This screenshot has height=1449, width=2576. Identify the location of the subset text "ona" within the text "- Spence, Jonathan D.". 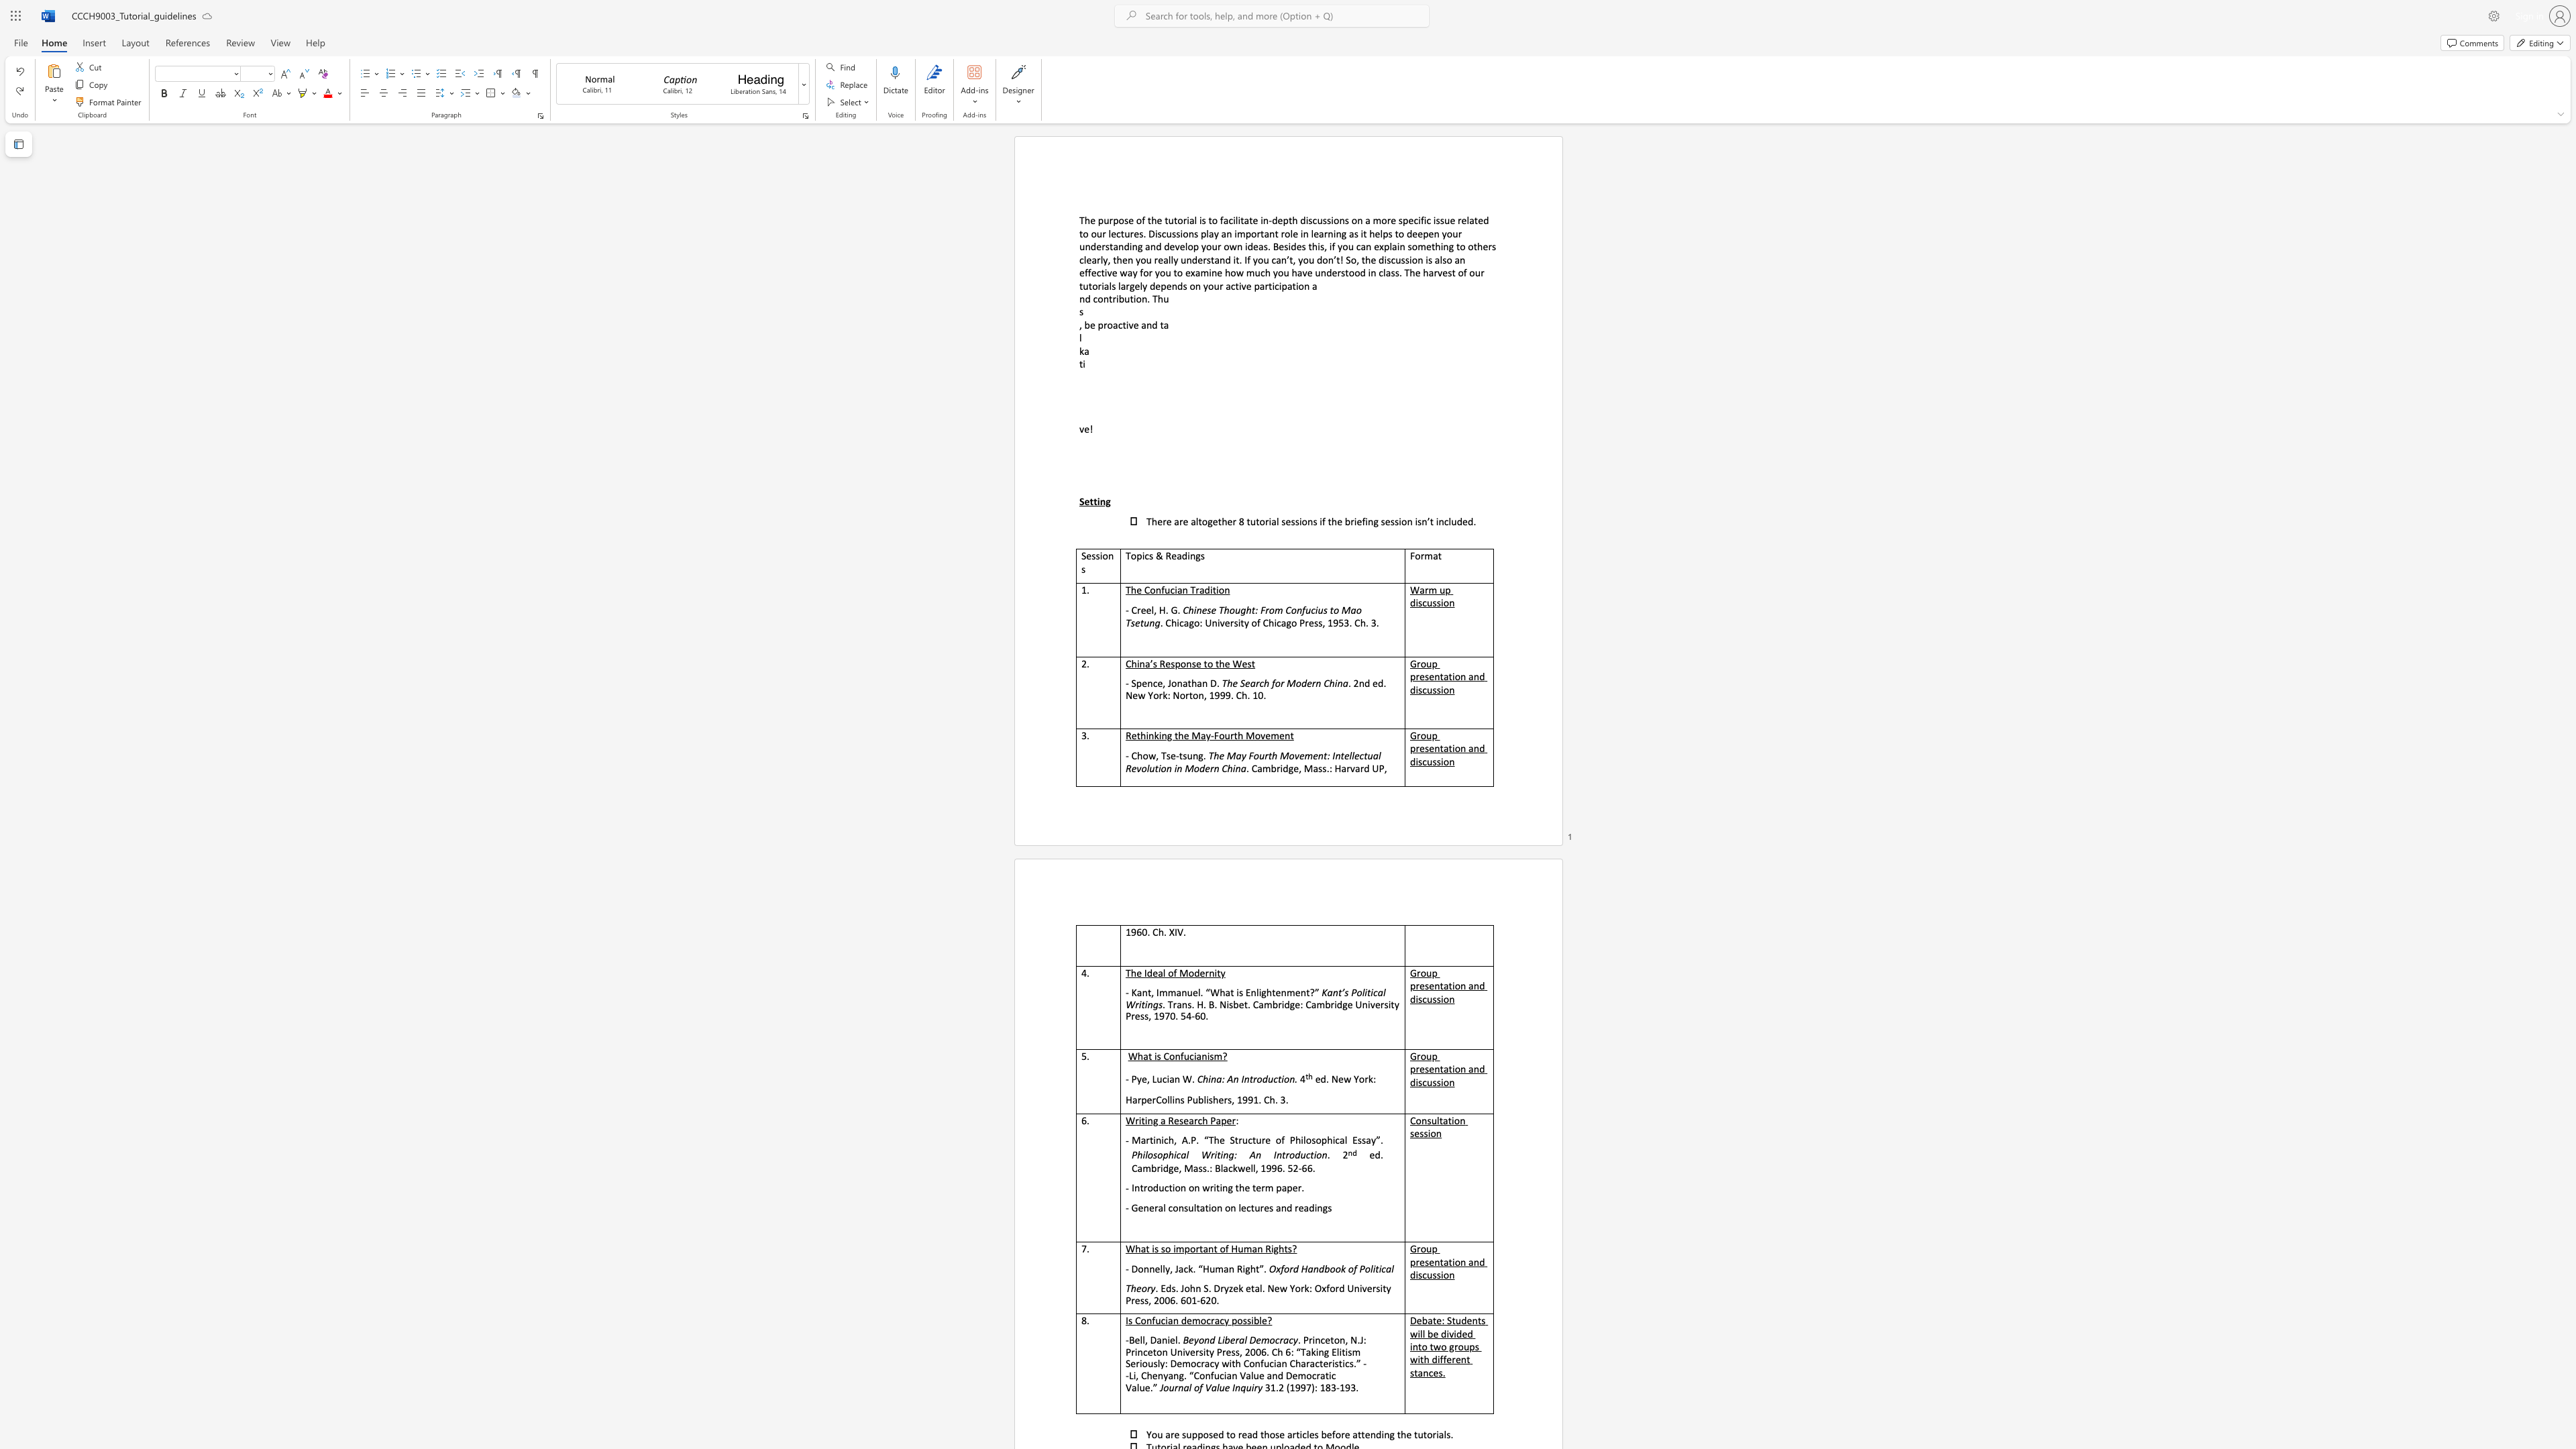
(1171, 682).